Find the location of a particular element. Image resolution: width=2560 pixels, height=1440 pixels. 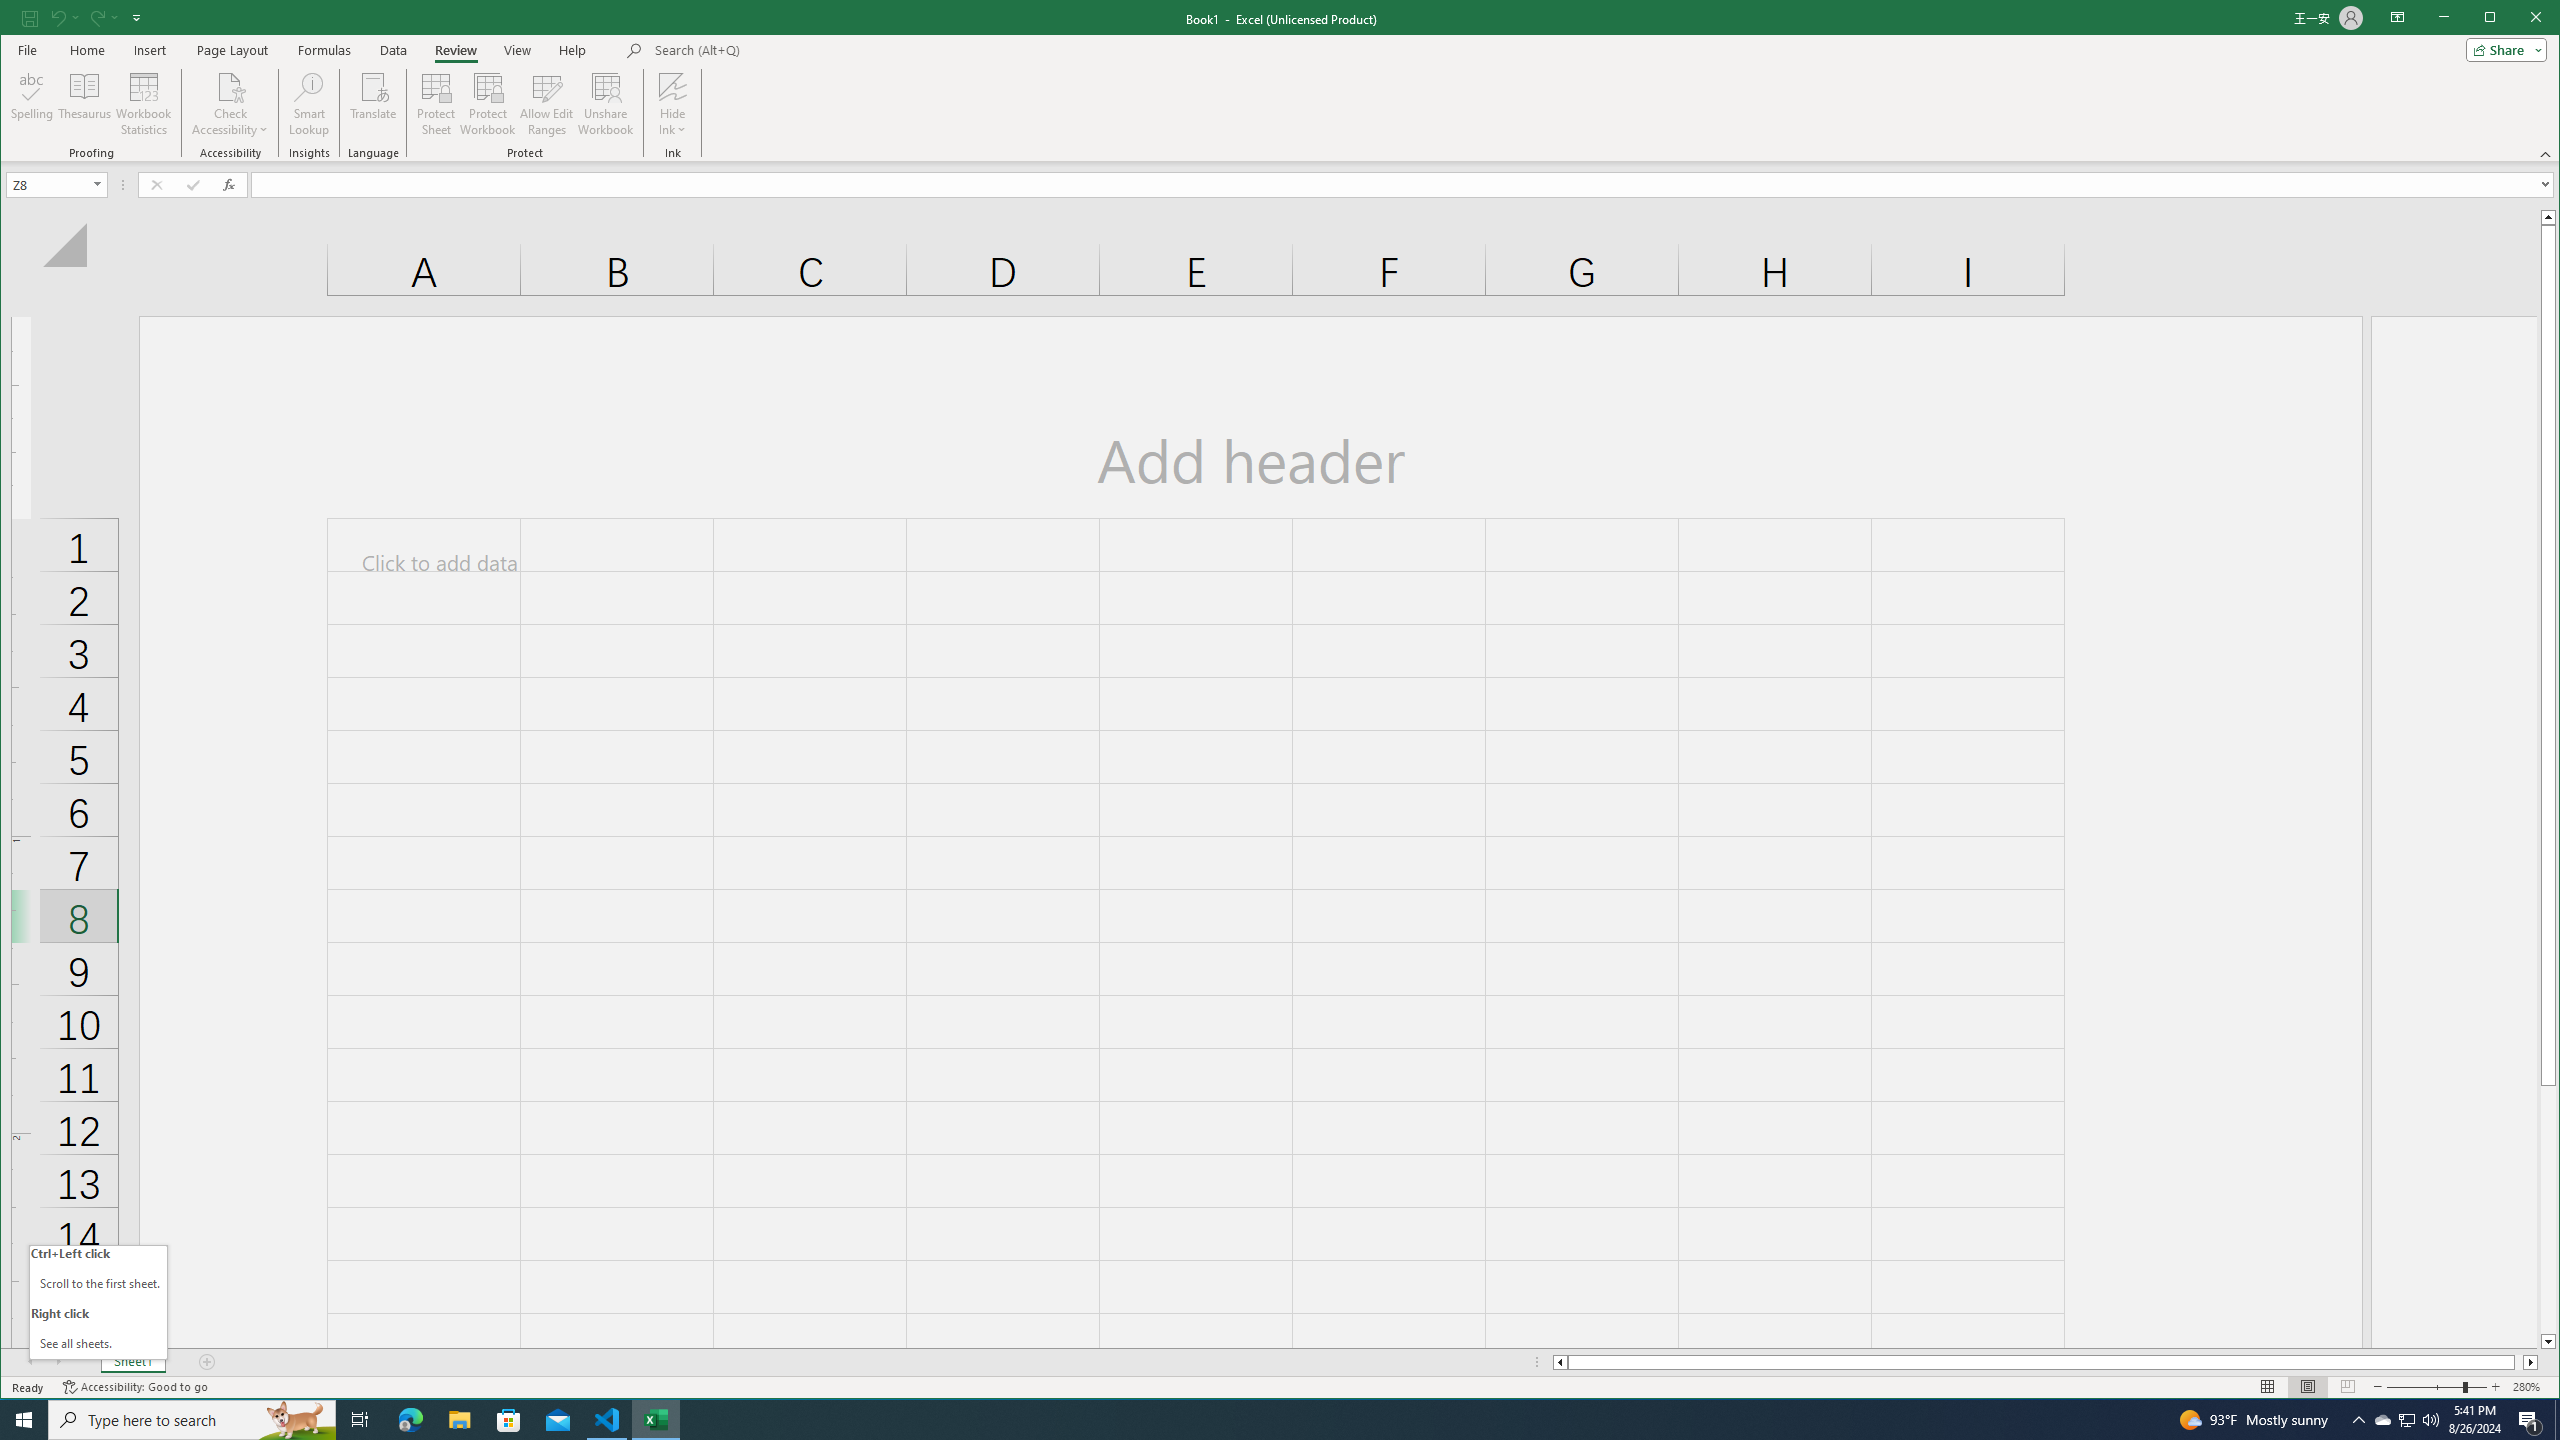

'Notification Chevron' is located at coordinates (2359, 1418).